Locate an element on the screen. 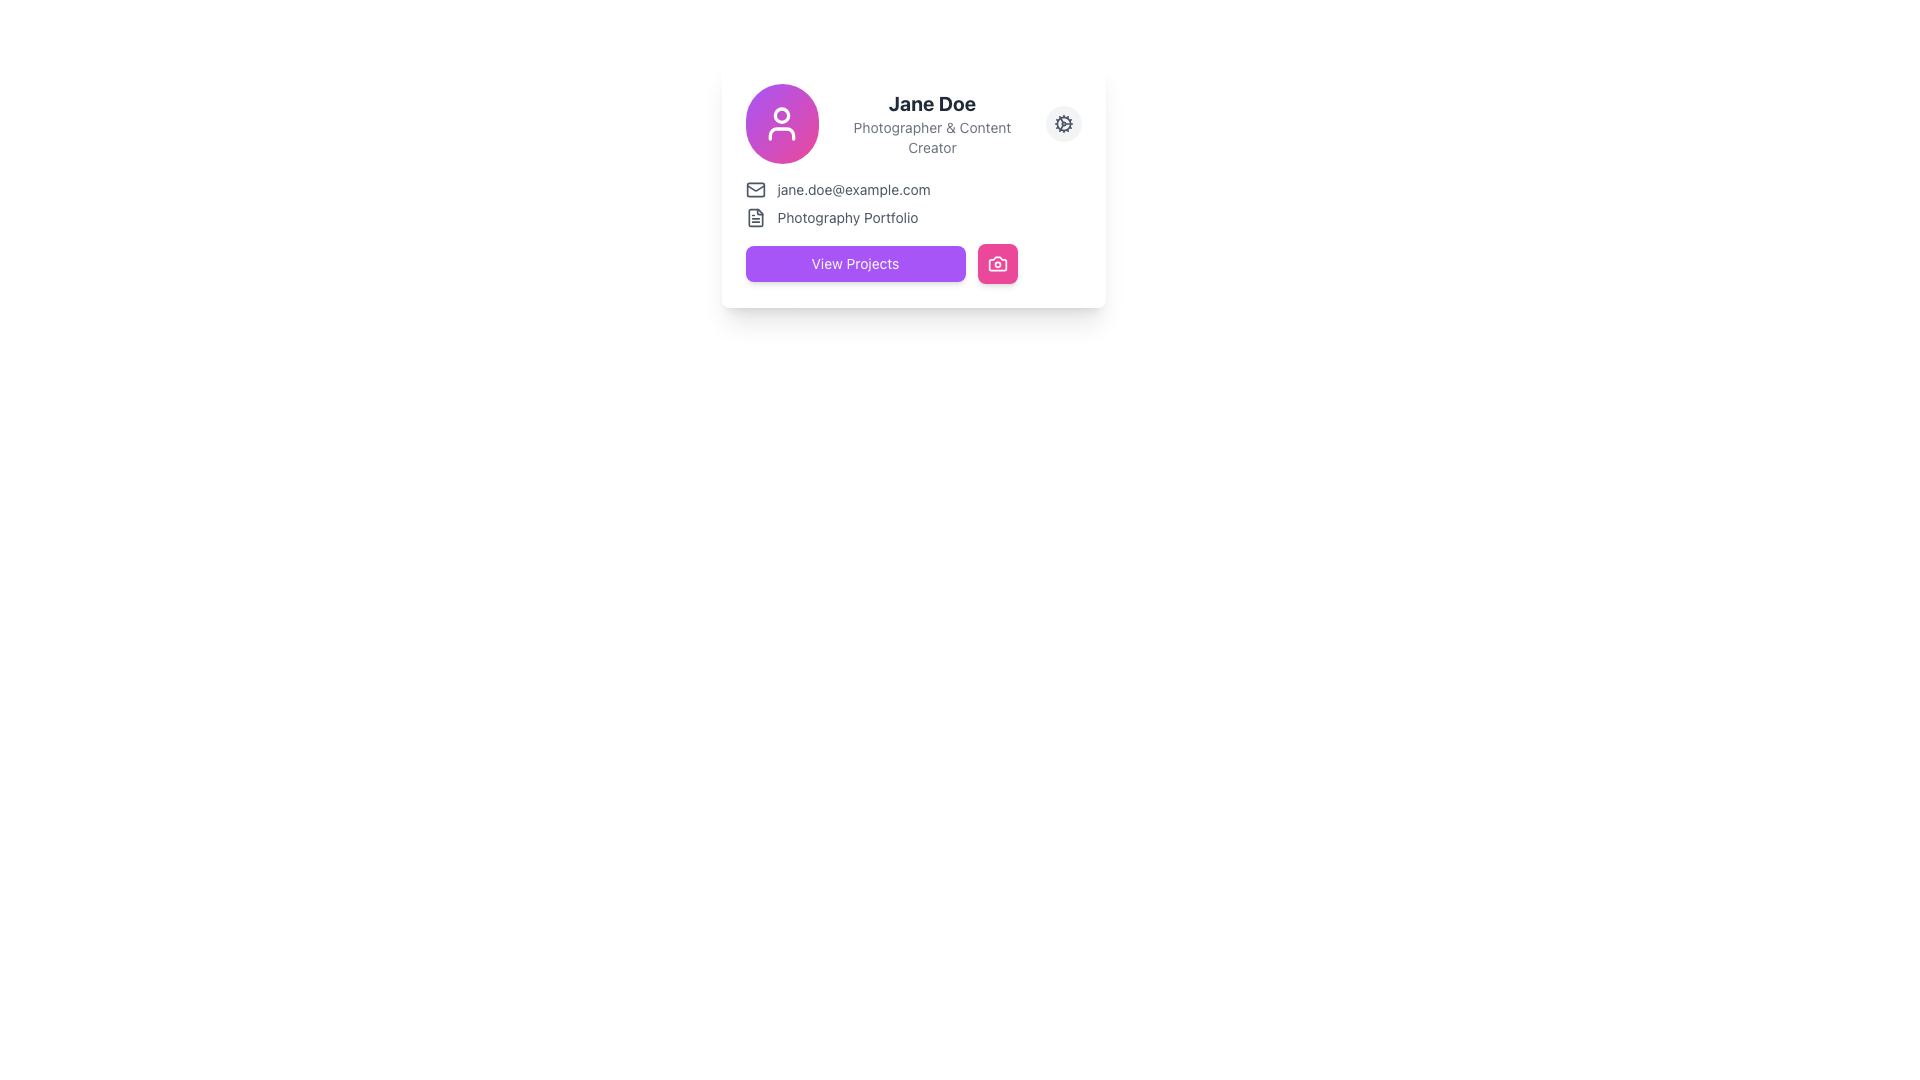 The height and width of the screenshot is (1080, 1920). the interactive navigation button located on the leftmost side of a horizontal layout, which directs the user is located at coordinates (855, 262).